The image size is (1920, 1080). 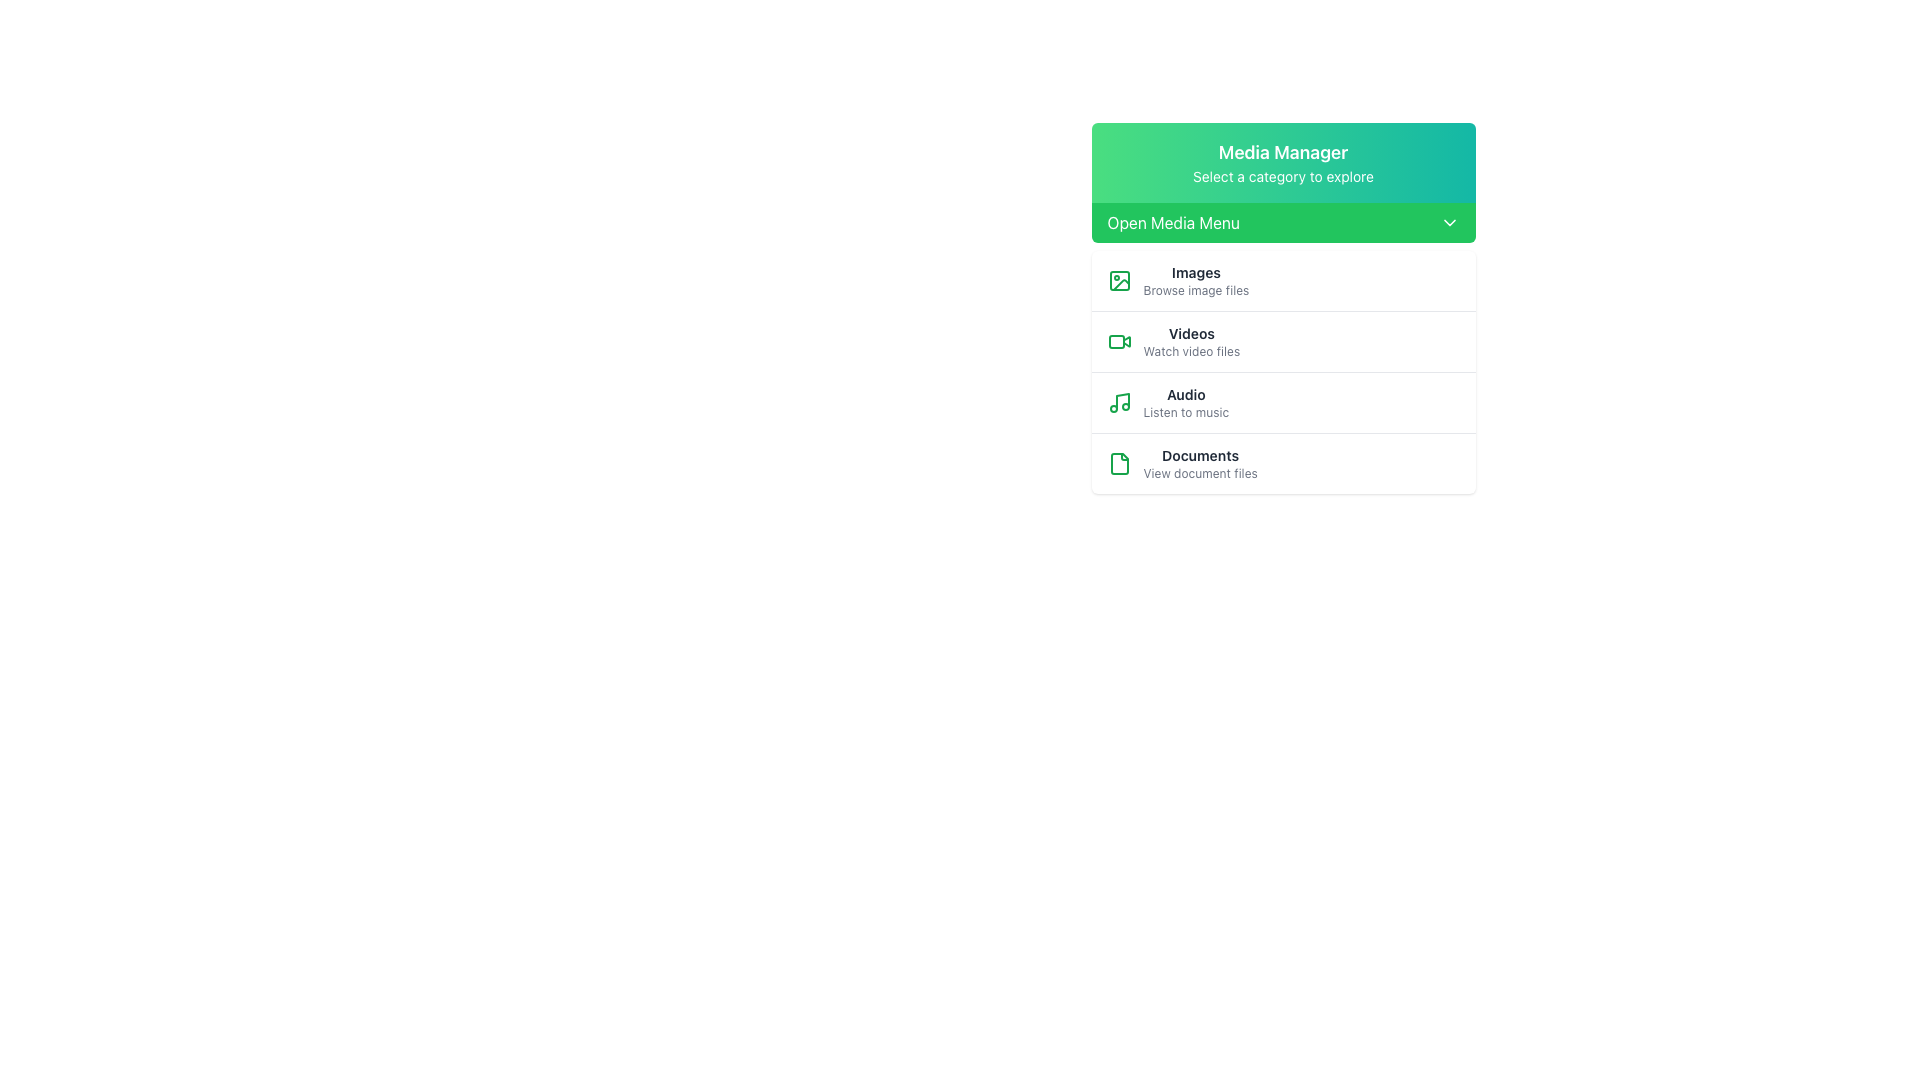 What do you see at coordinates (1191, 333) in the screenshot?
I see `the bold text label 'Videos' which is the title of the second section in a vertical list on the right side of the interface, located above the description 'Watch video files'` at bounding box center [1191, 333].